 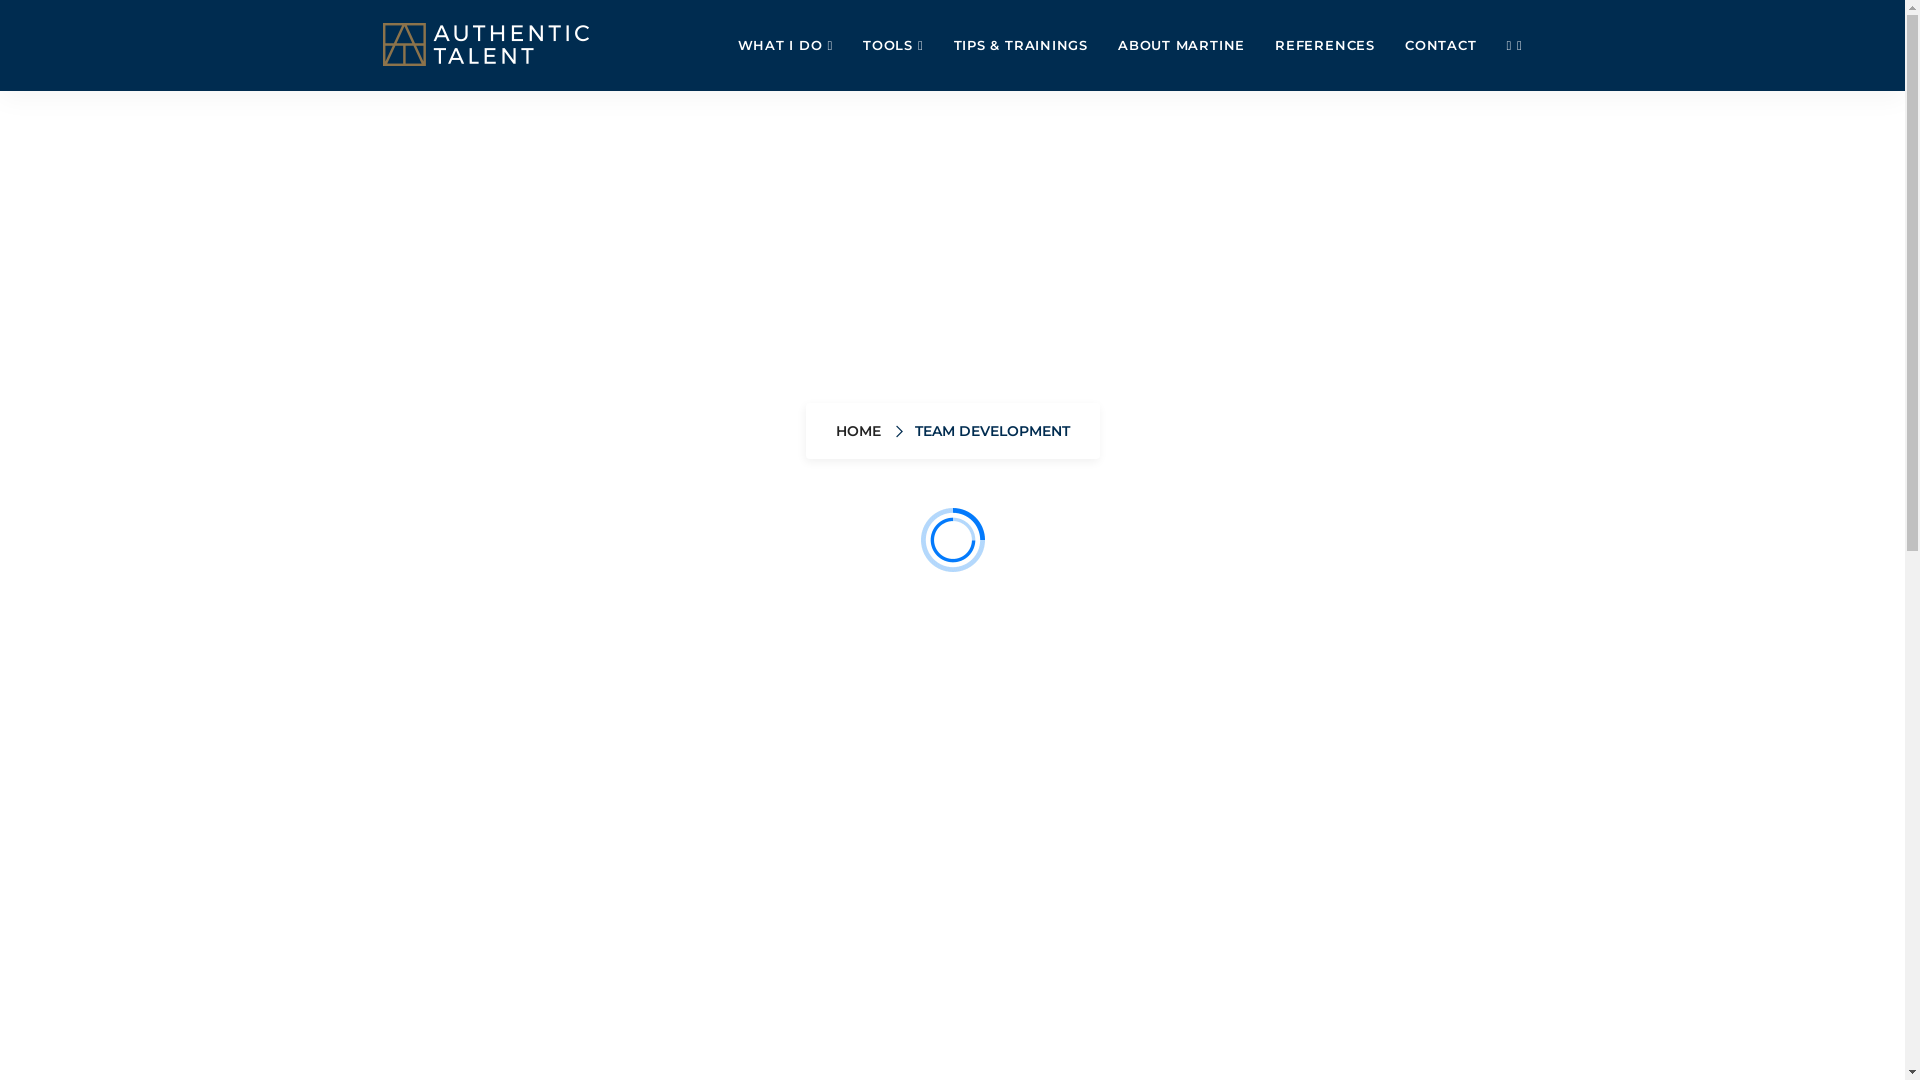 I want to click on 'Team assessment', so click(x=947, y=721).